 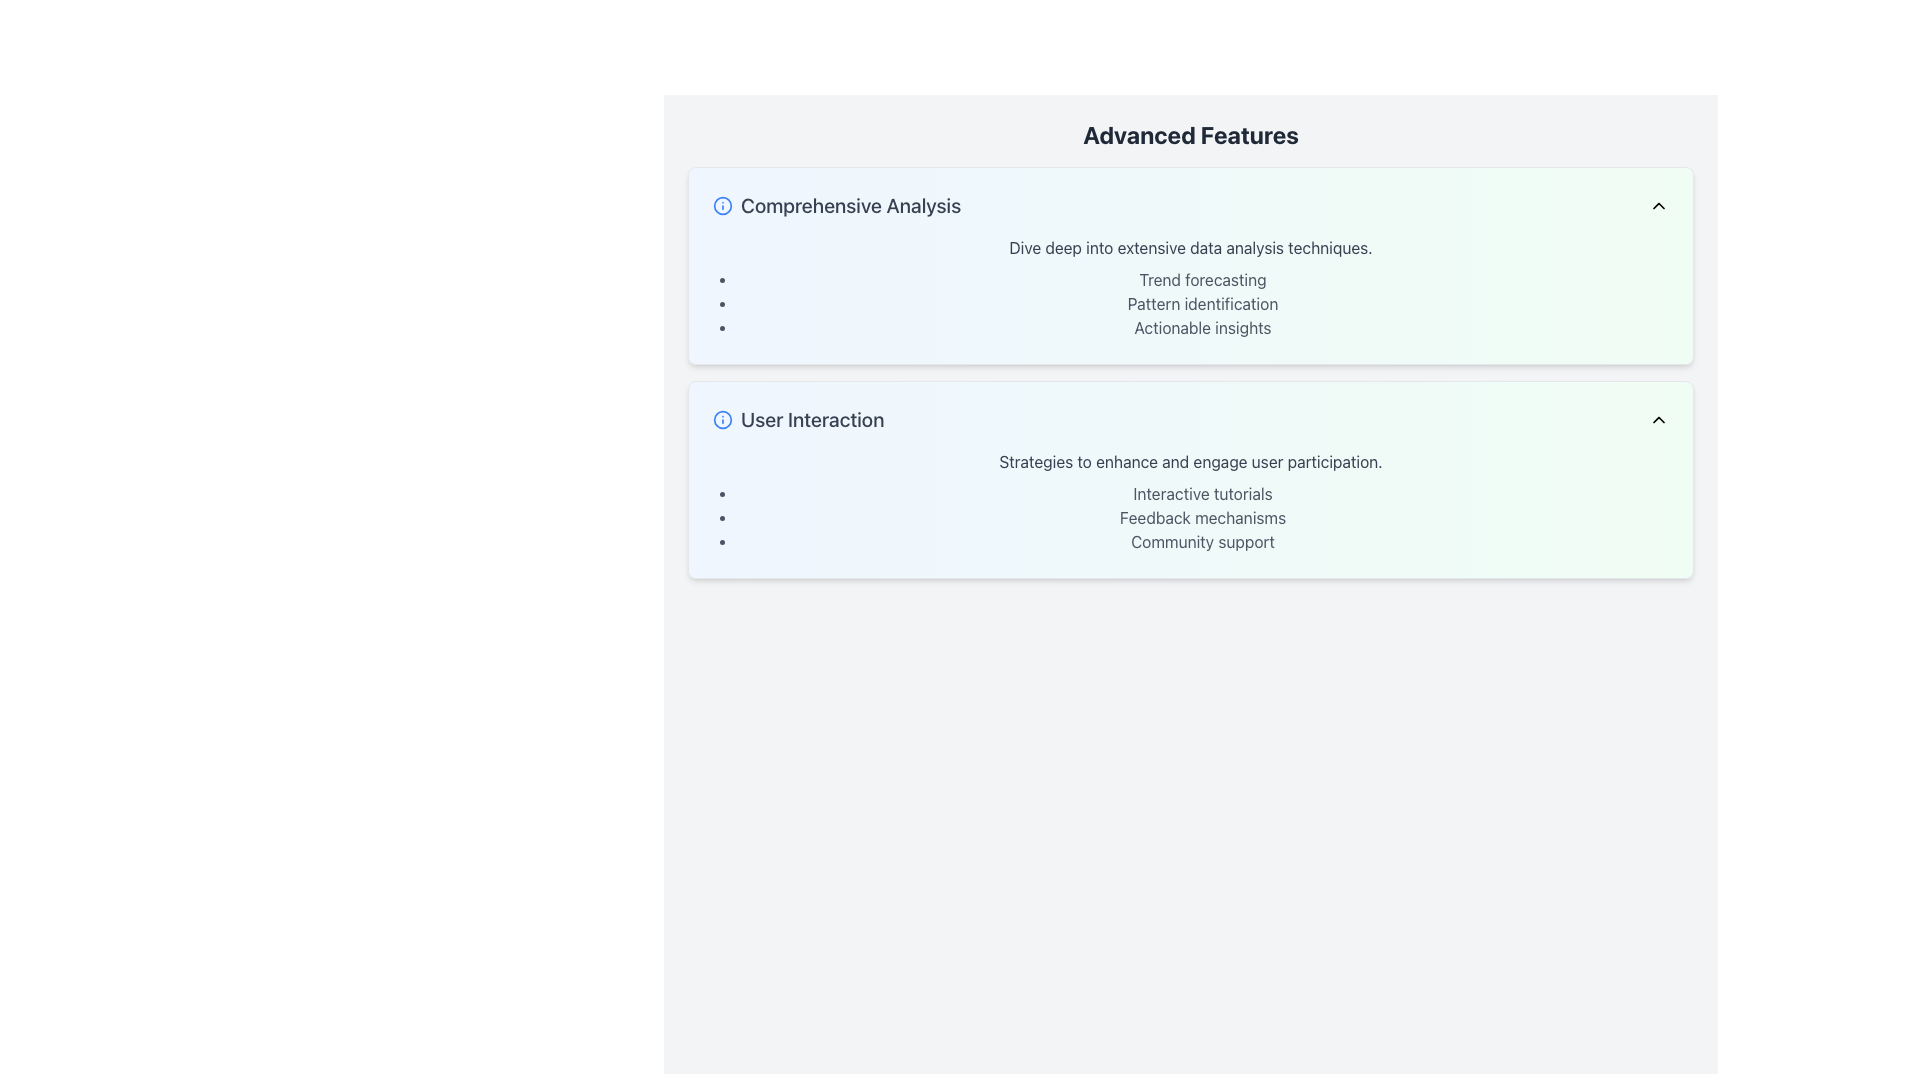 I want to click on the static text element that highlights a feature under the 'Comprehensive Analysis' category, specifically the third item in the bulleted list, so click(x=1202, y=326).